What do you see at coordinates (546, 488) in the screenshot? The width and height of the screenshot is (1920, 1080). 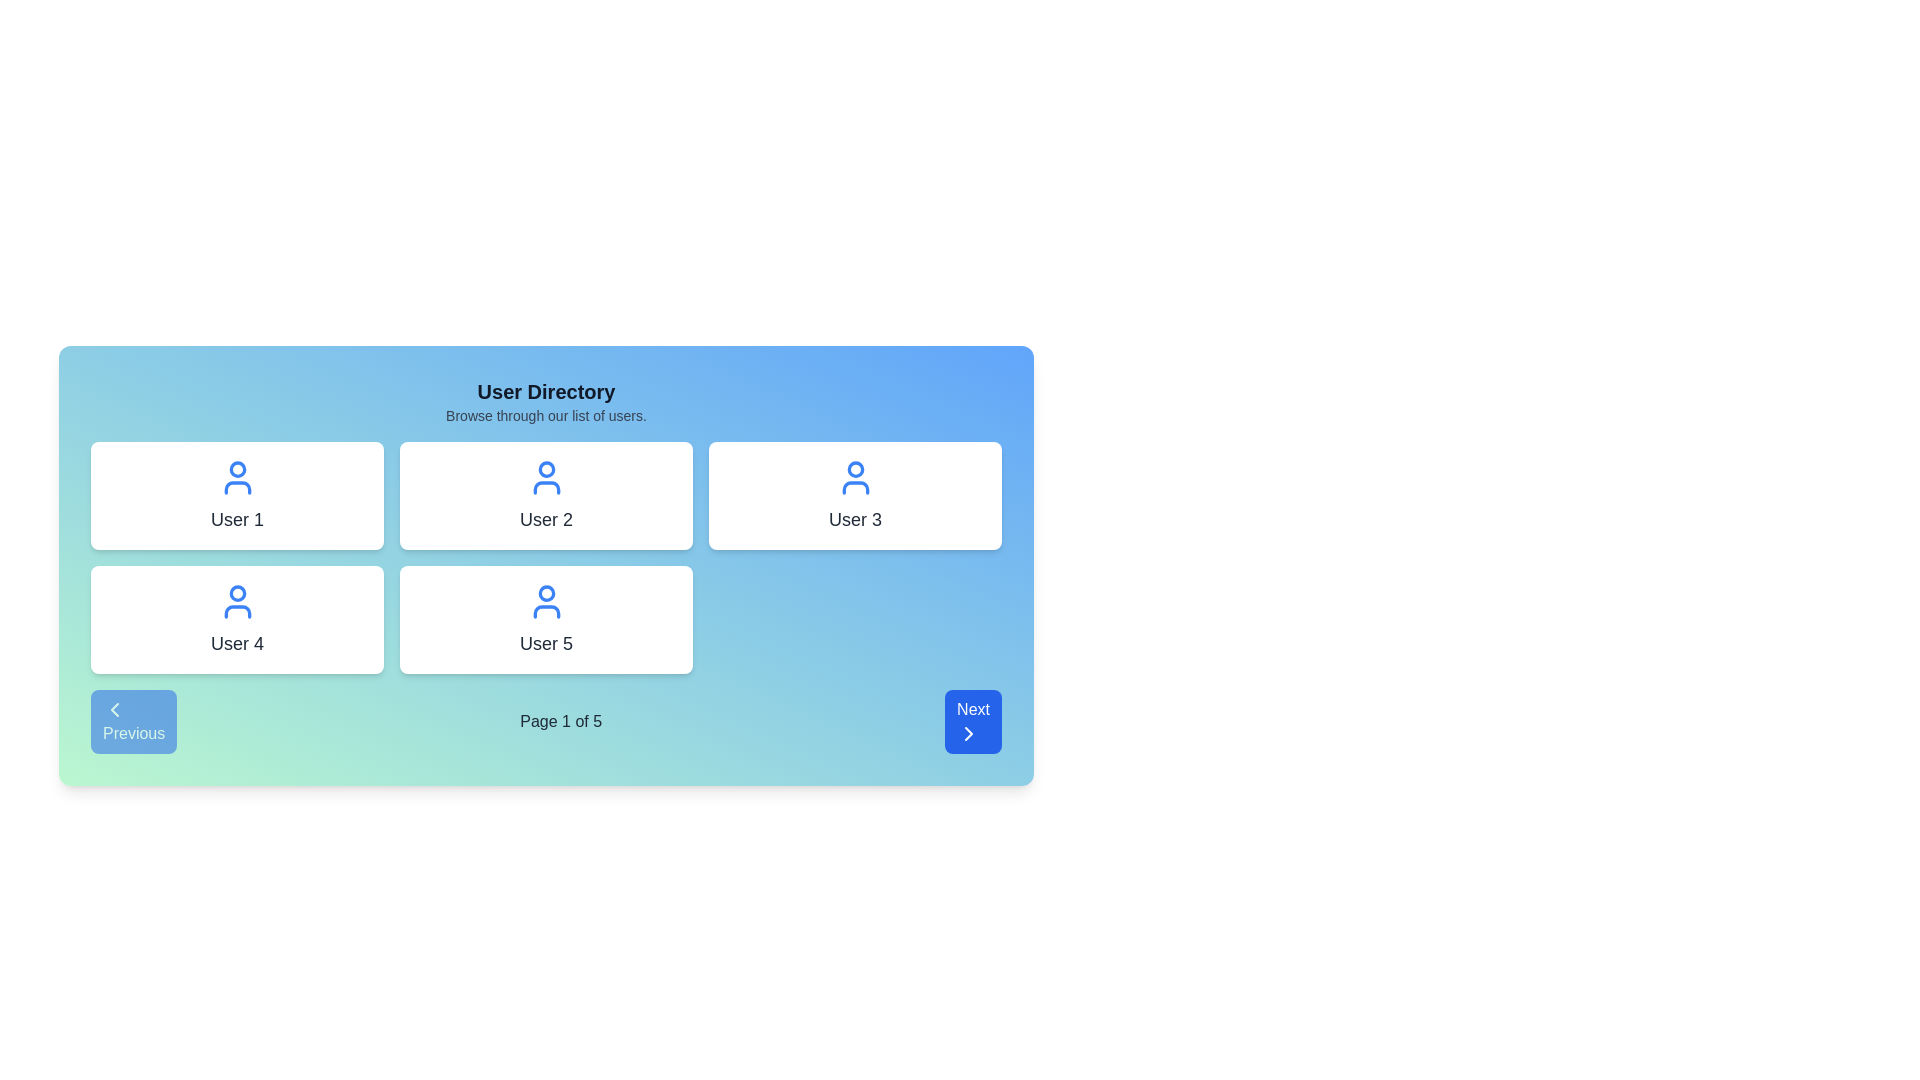 I see `the decorative graphical component within the 'User 2' profile icon, located in the second cell of the upper row of the user grid` at bounding box center [546, 488].